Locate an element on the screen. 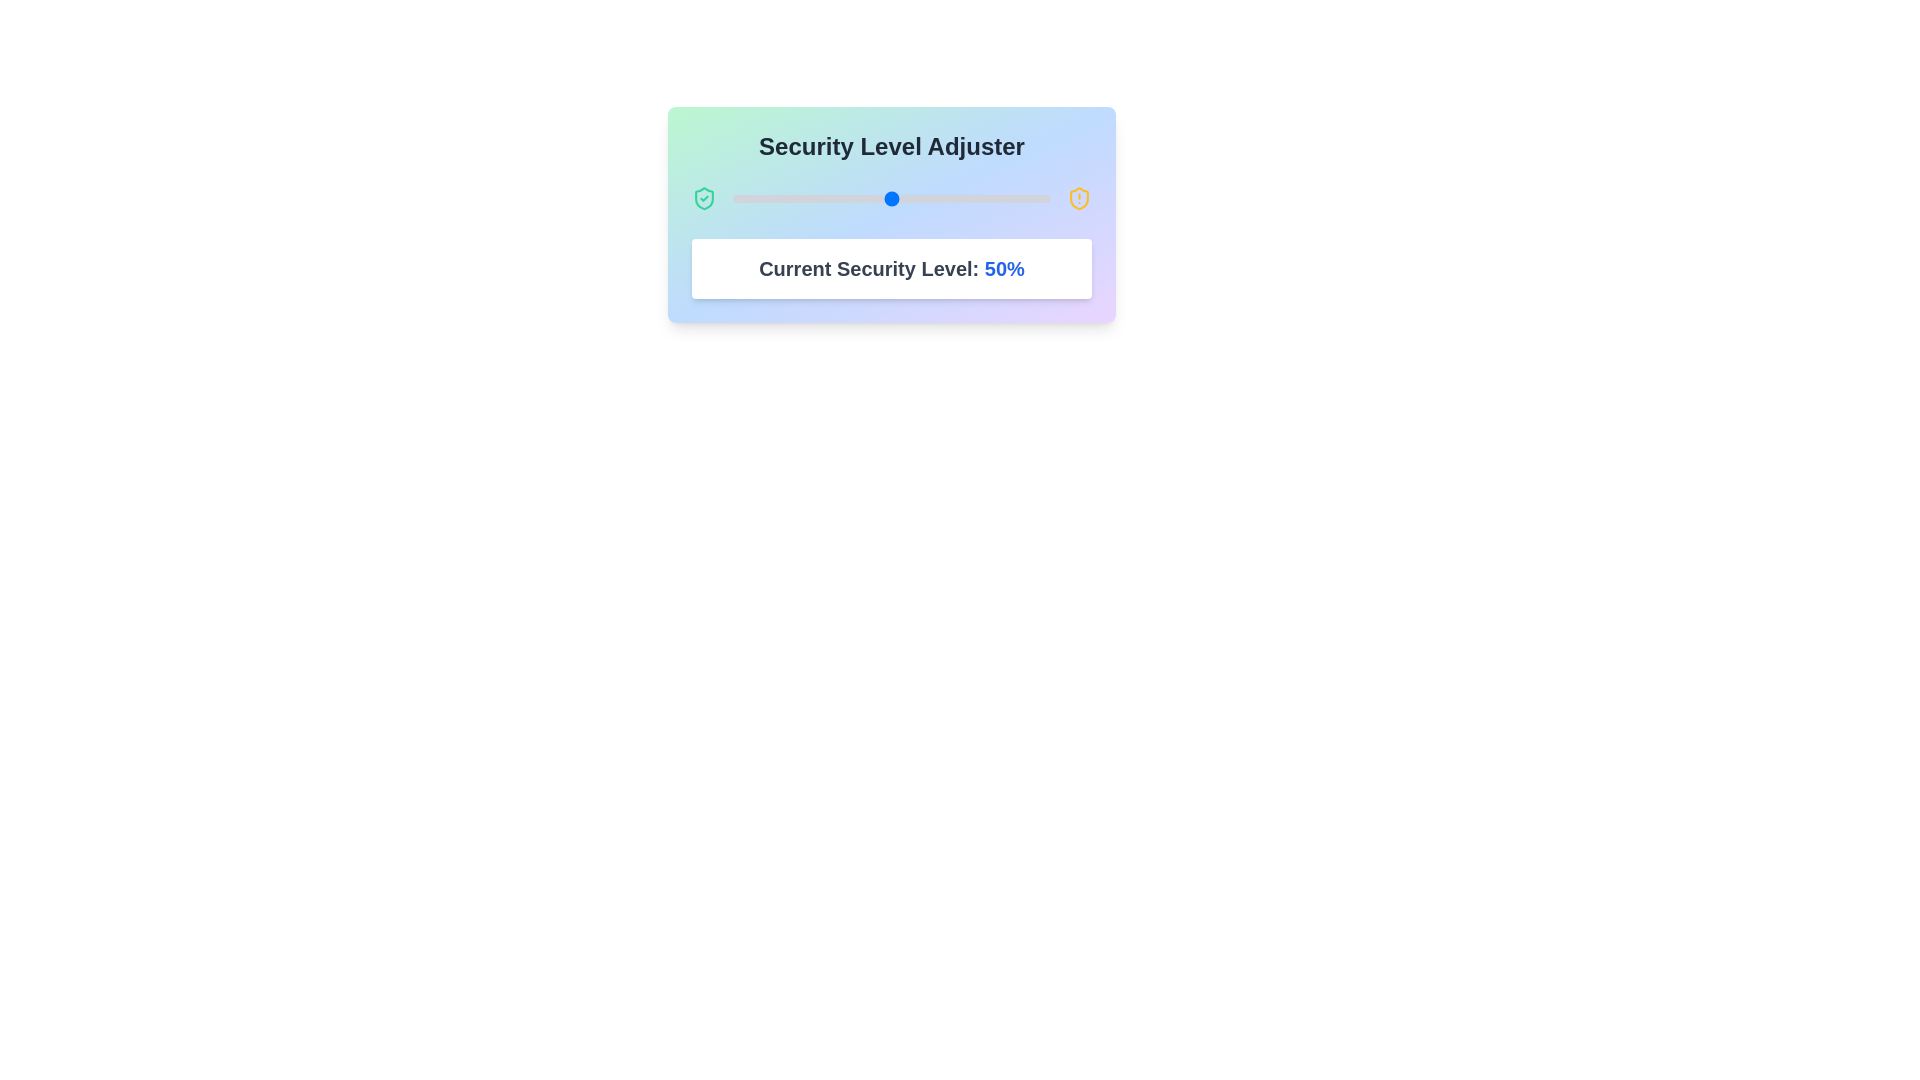 The image size is (1920, 1080). the security level slider to 76% is located at coordinates (974, 199).